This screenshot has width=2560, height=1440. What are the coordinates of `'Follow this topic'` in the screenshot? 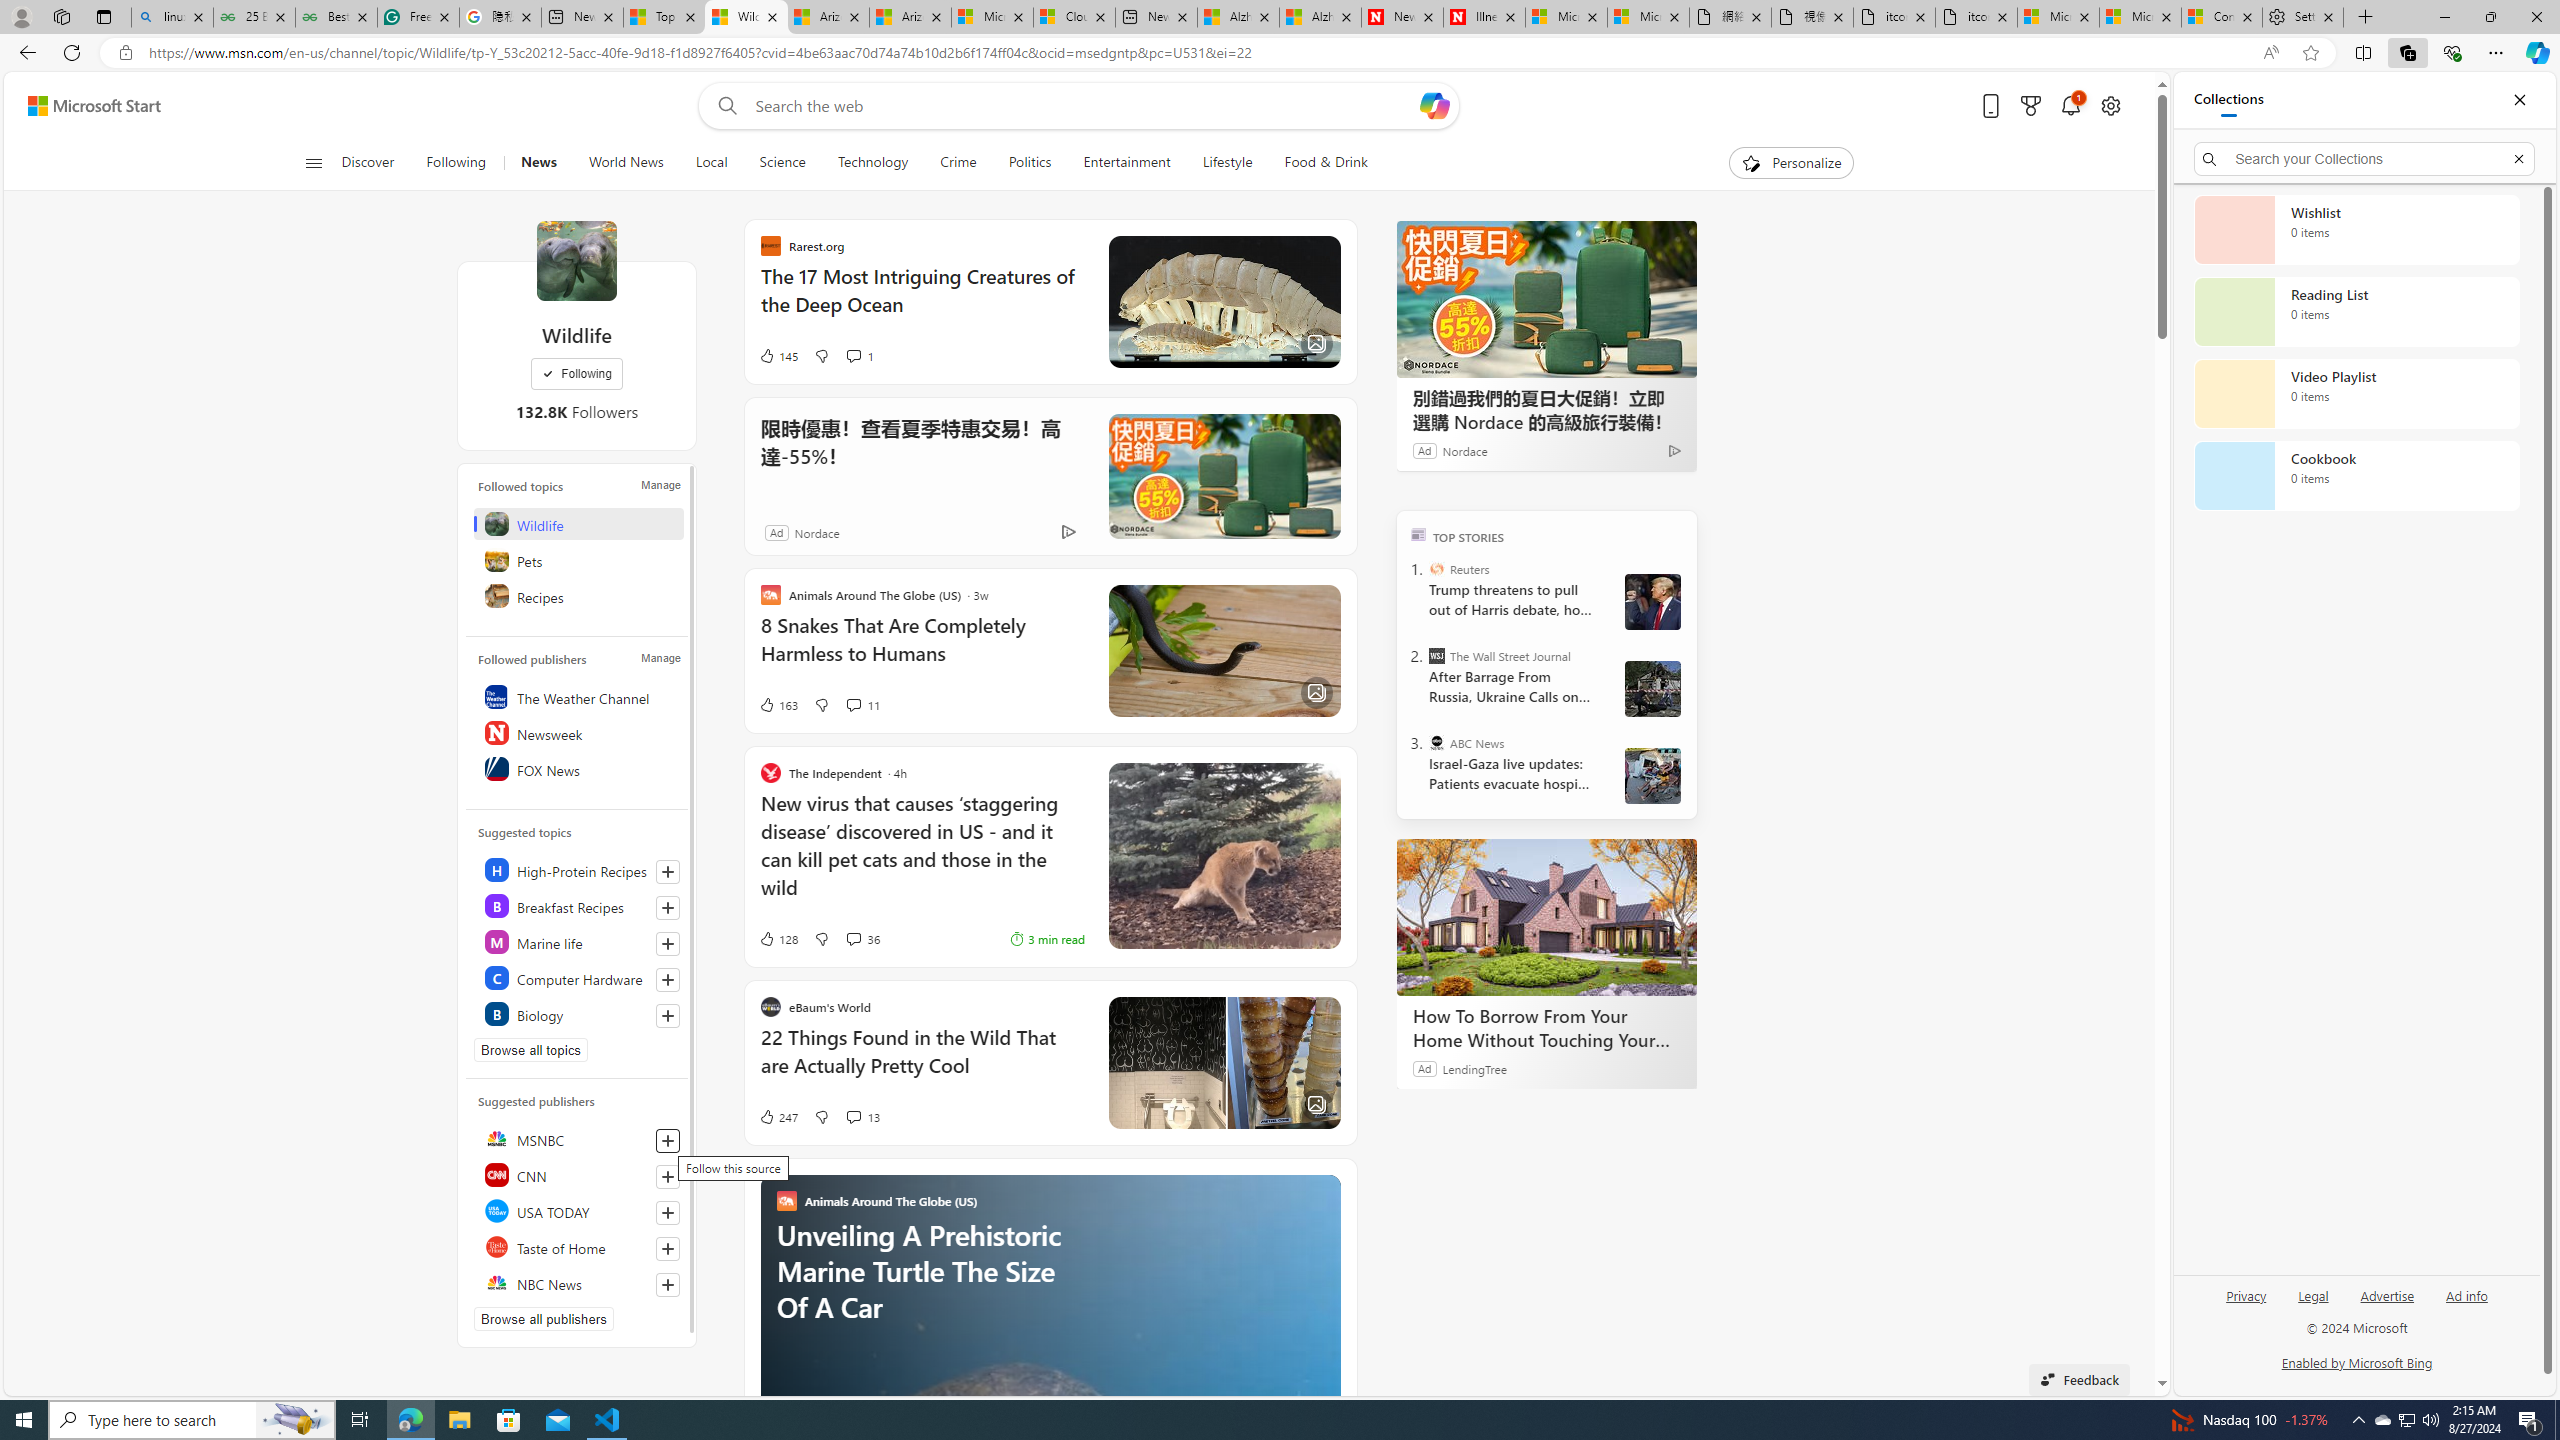 It's located at (668, 1014).